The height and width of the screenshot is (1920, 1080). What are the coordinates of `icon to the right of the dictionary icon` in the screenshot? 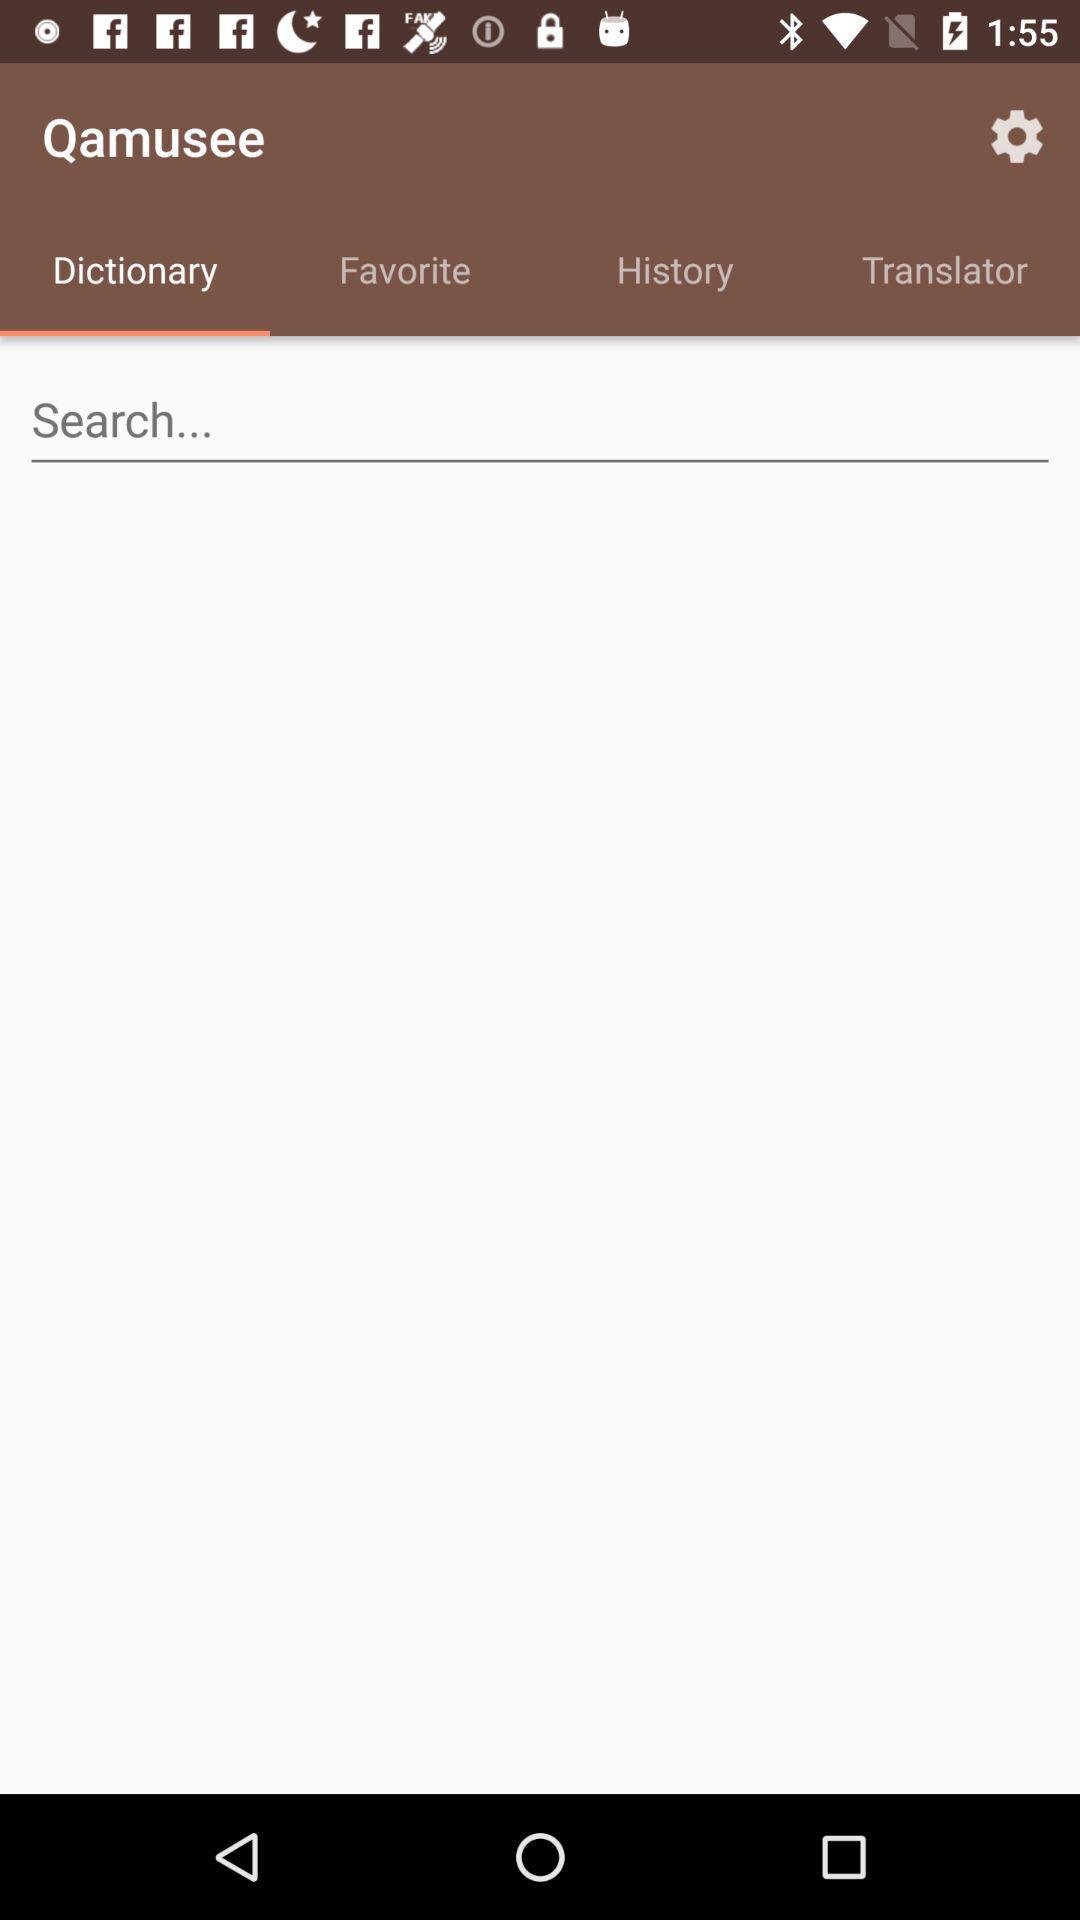 It's located at (405, 272).